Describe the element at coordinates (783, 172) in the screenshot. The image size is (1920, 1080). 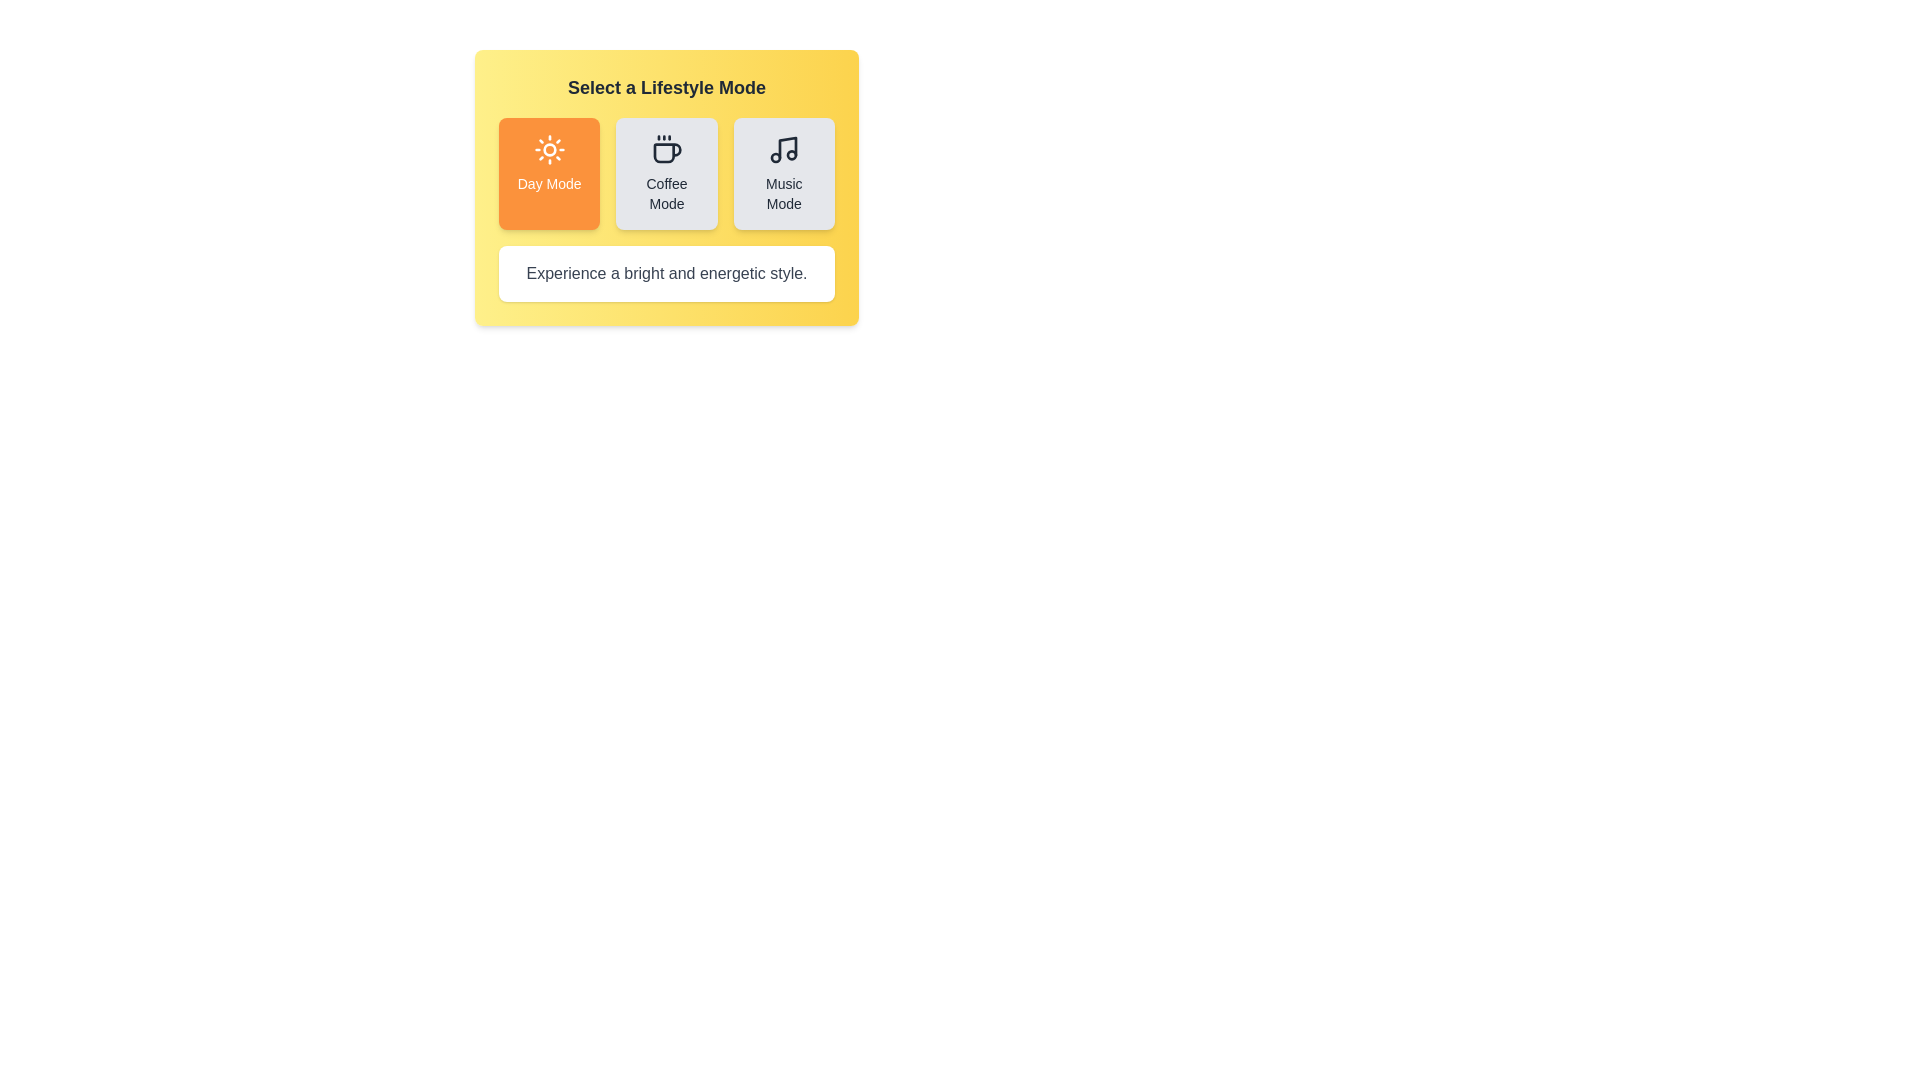
I see `the button corresponding to Music` at that location.